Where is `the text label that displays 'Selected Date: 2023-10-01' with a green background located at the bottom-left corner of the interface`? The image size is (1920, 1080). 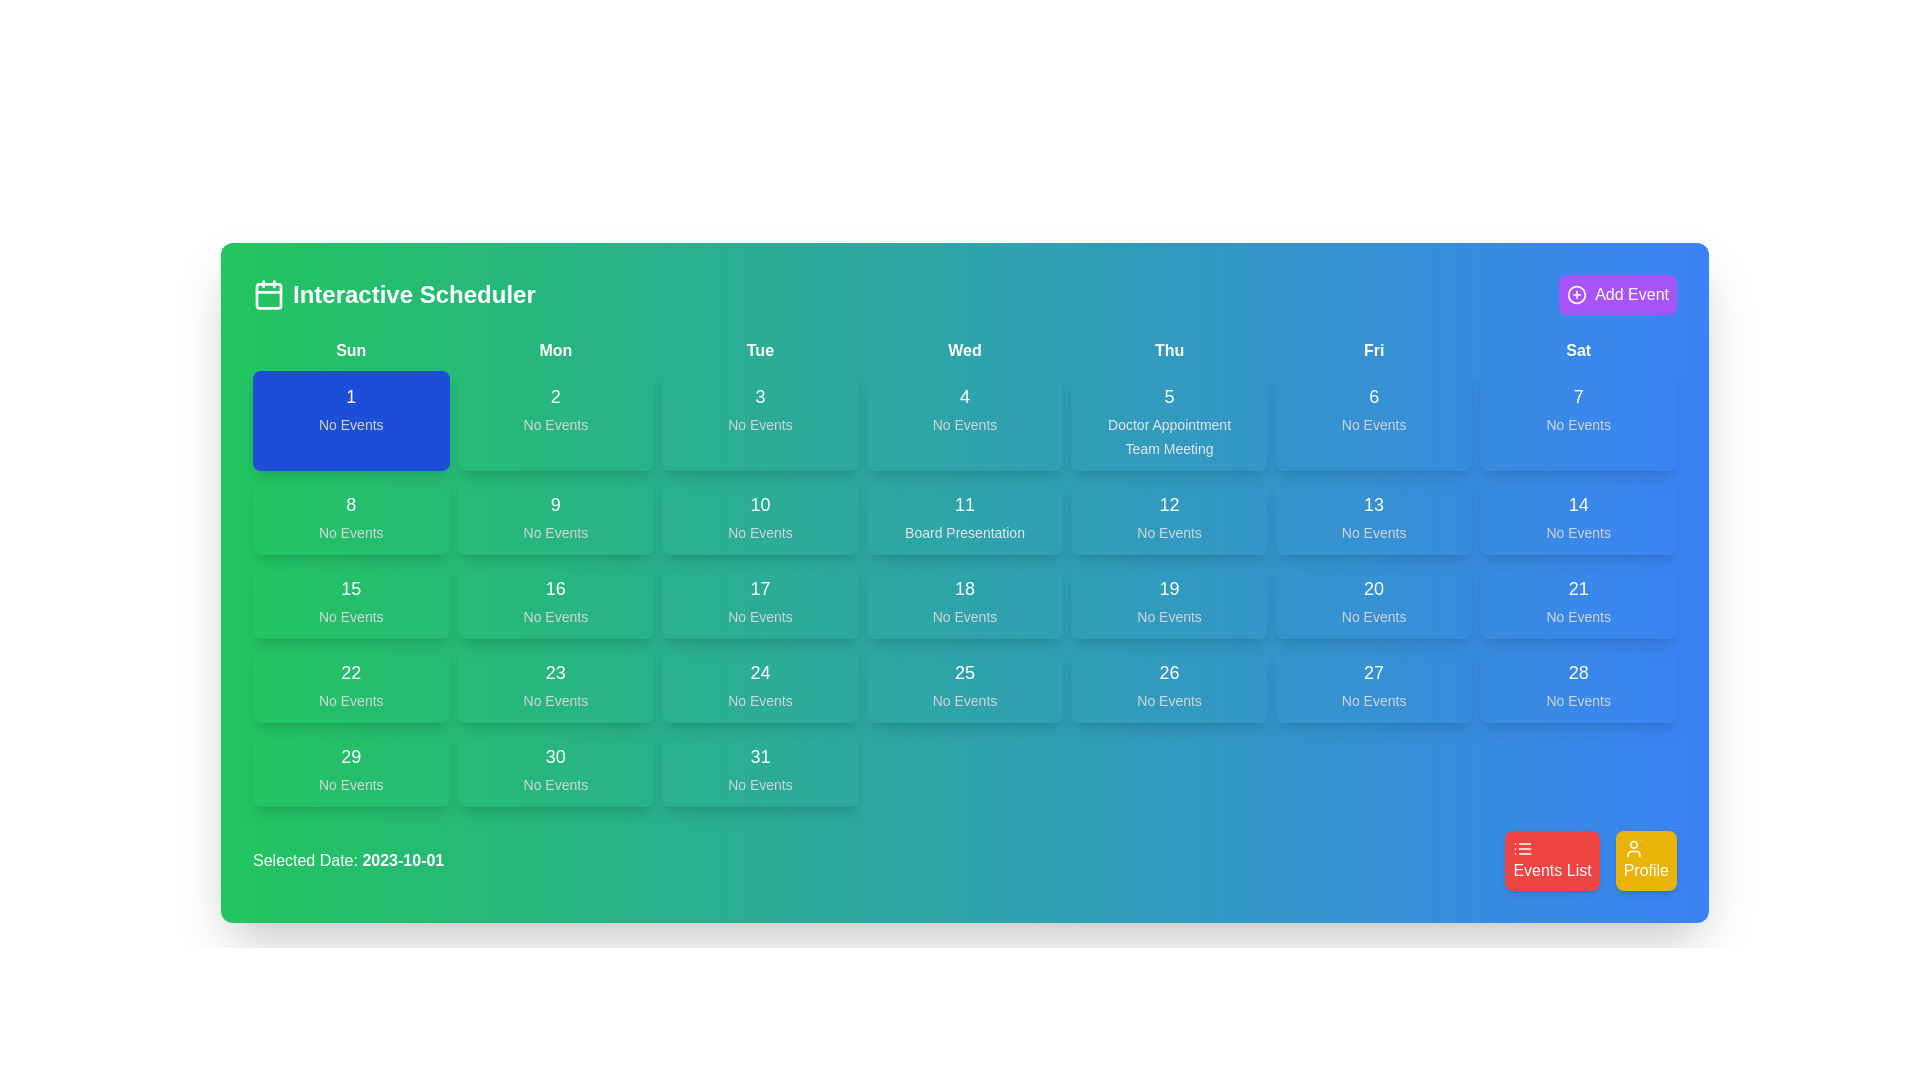 the text label that displays 'Selected Date: 2023-10-01' with a green background located at the bottom-left corner of the interface is located at coordinates (348, 859).